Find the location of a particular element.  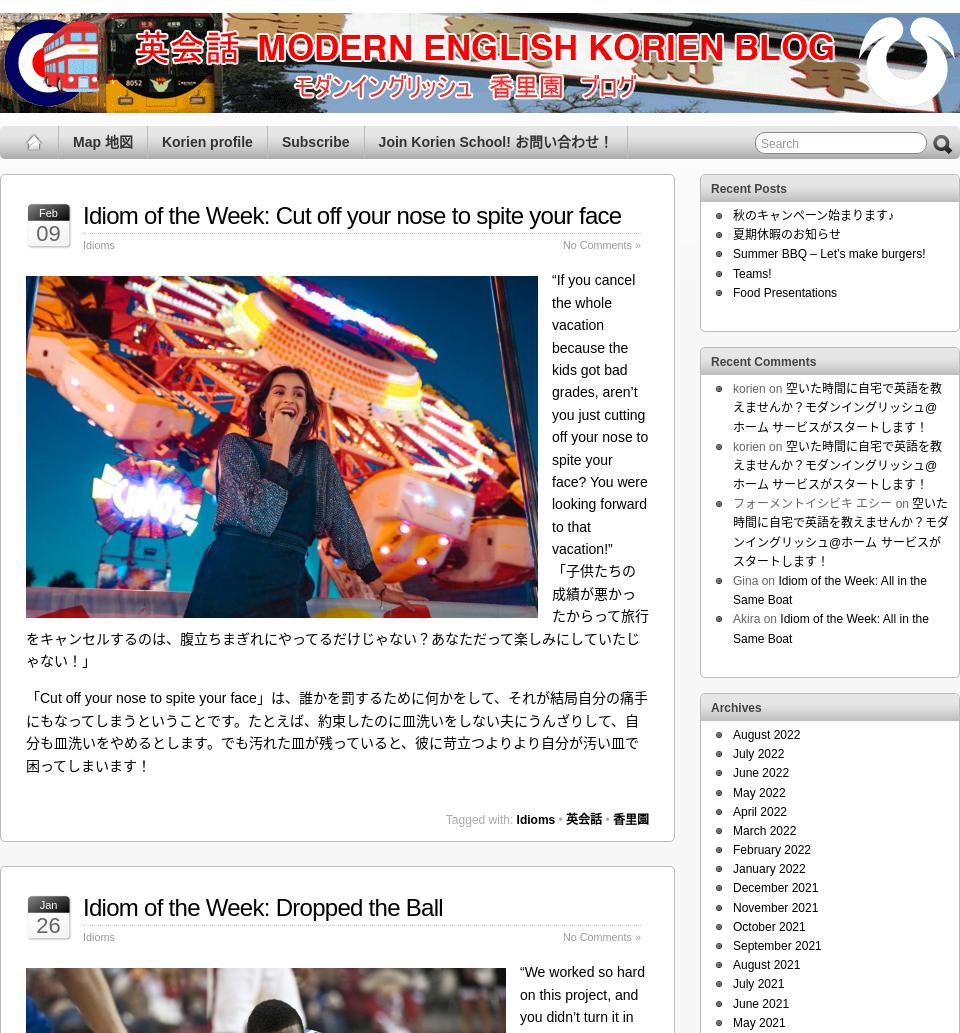

'Feb' is located at coordinates (47, 212).